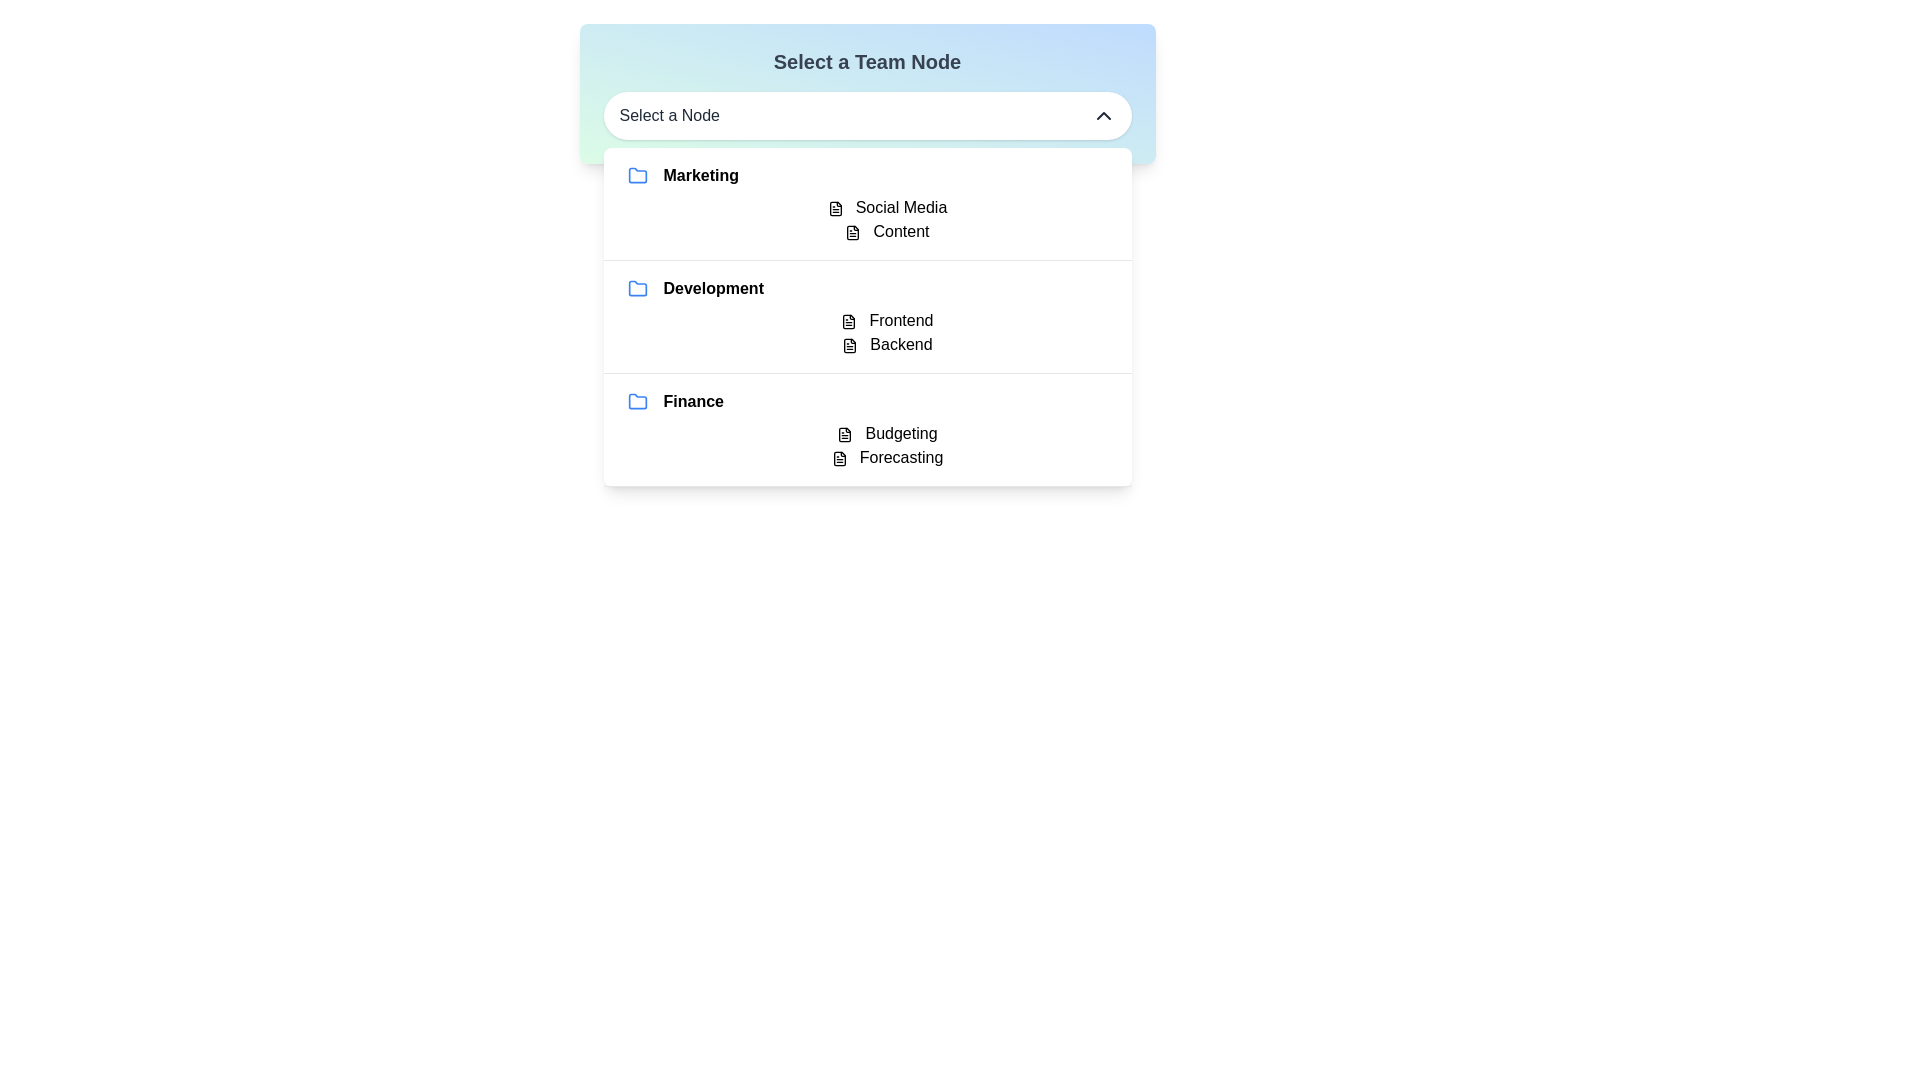 This screenshot has height=1080, width=1920. I want to click on the static text label displaying 'Development' in bold font, which is positioned centrally between a blue folder icon and the rest of the layout, so click(713, 289).